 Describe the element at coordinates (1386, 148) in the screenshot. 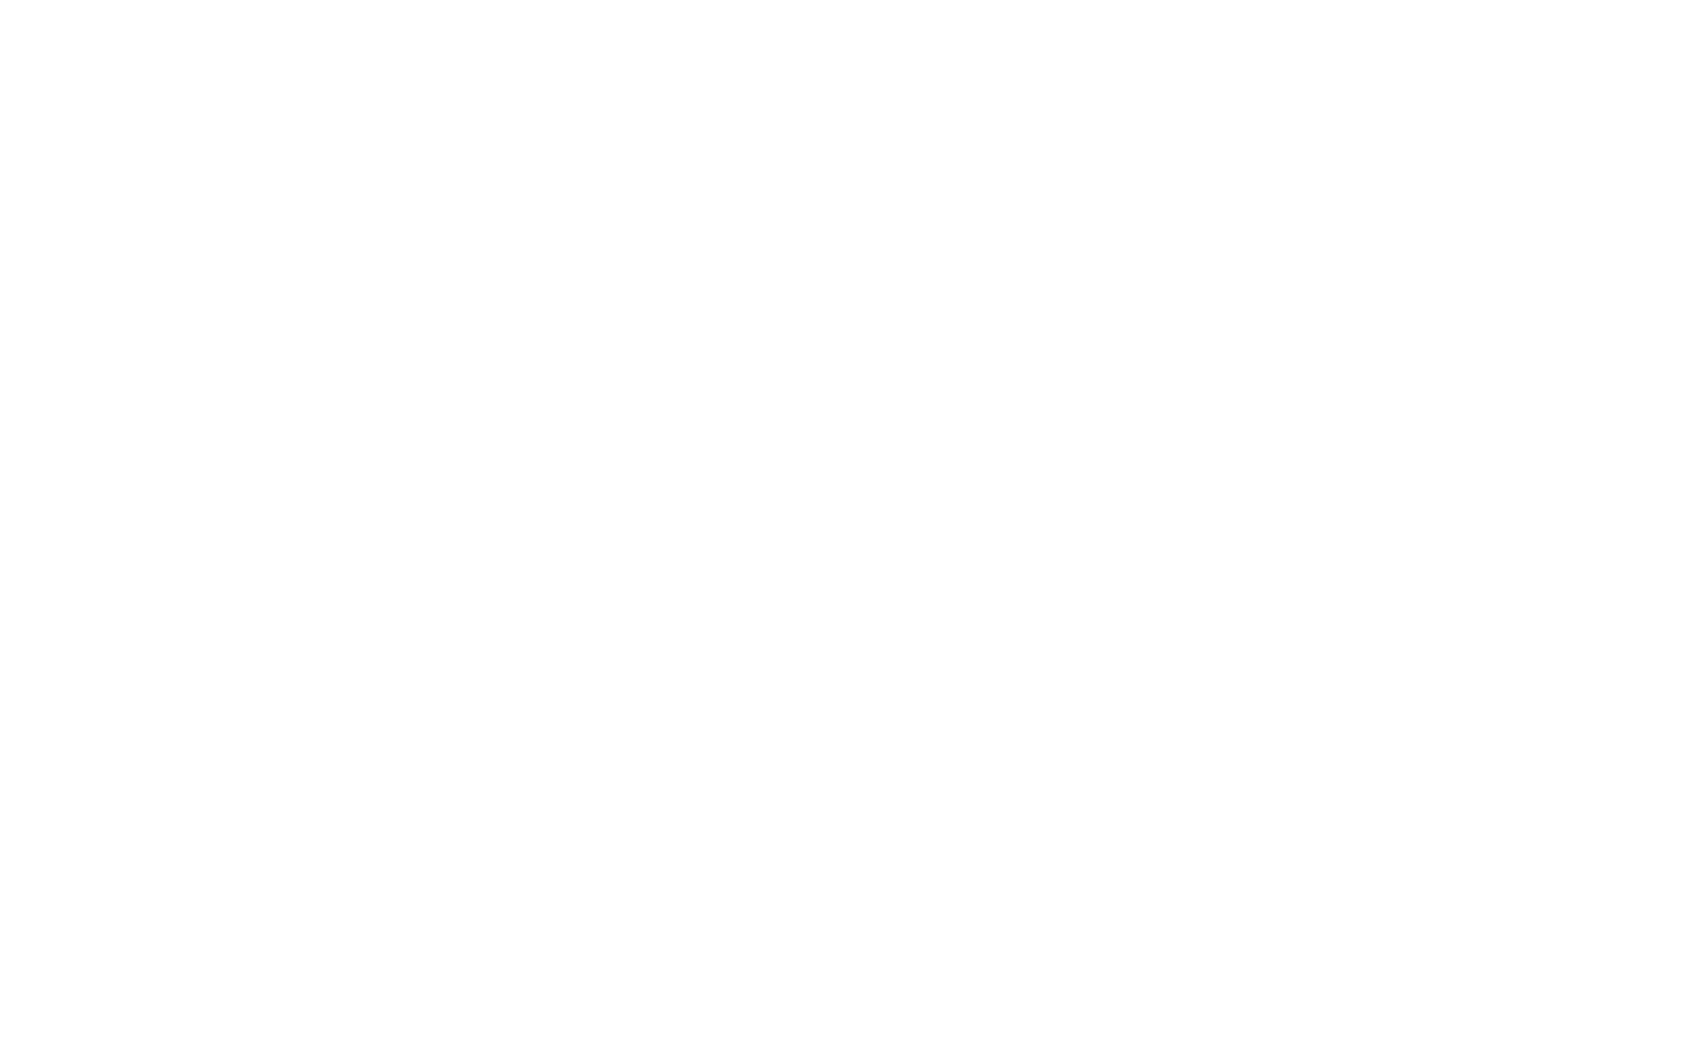

I see `'Düwag, double articulated'` at that location.